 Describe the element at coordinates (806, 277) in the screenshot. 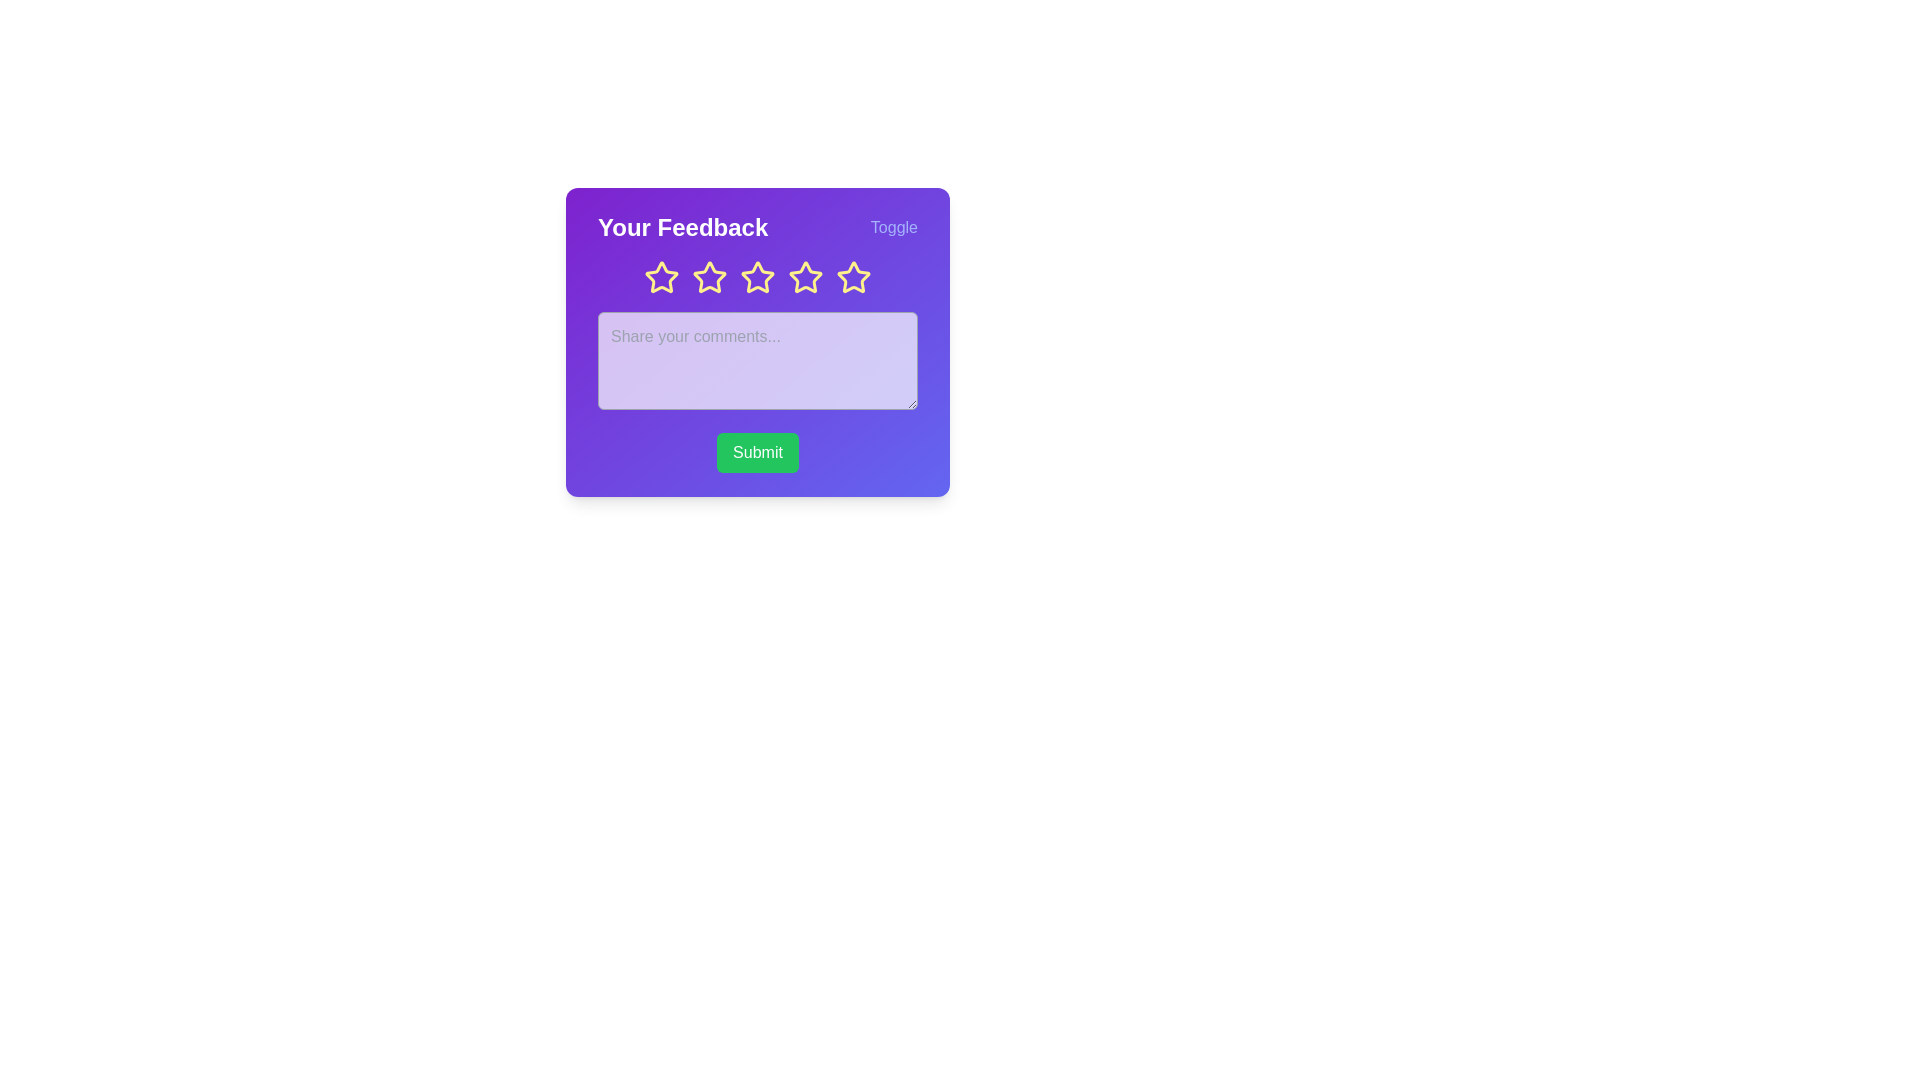

I see `the fourth star icon in the row of five yellow stars on the purple feedback card` at that location.